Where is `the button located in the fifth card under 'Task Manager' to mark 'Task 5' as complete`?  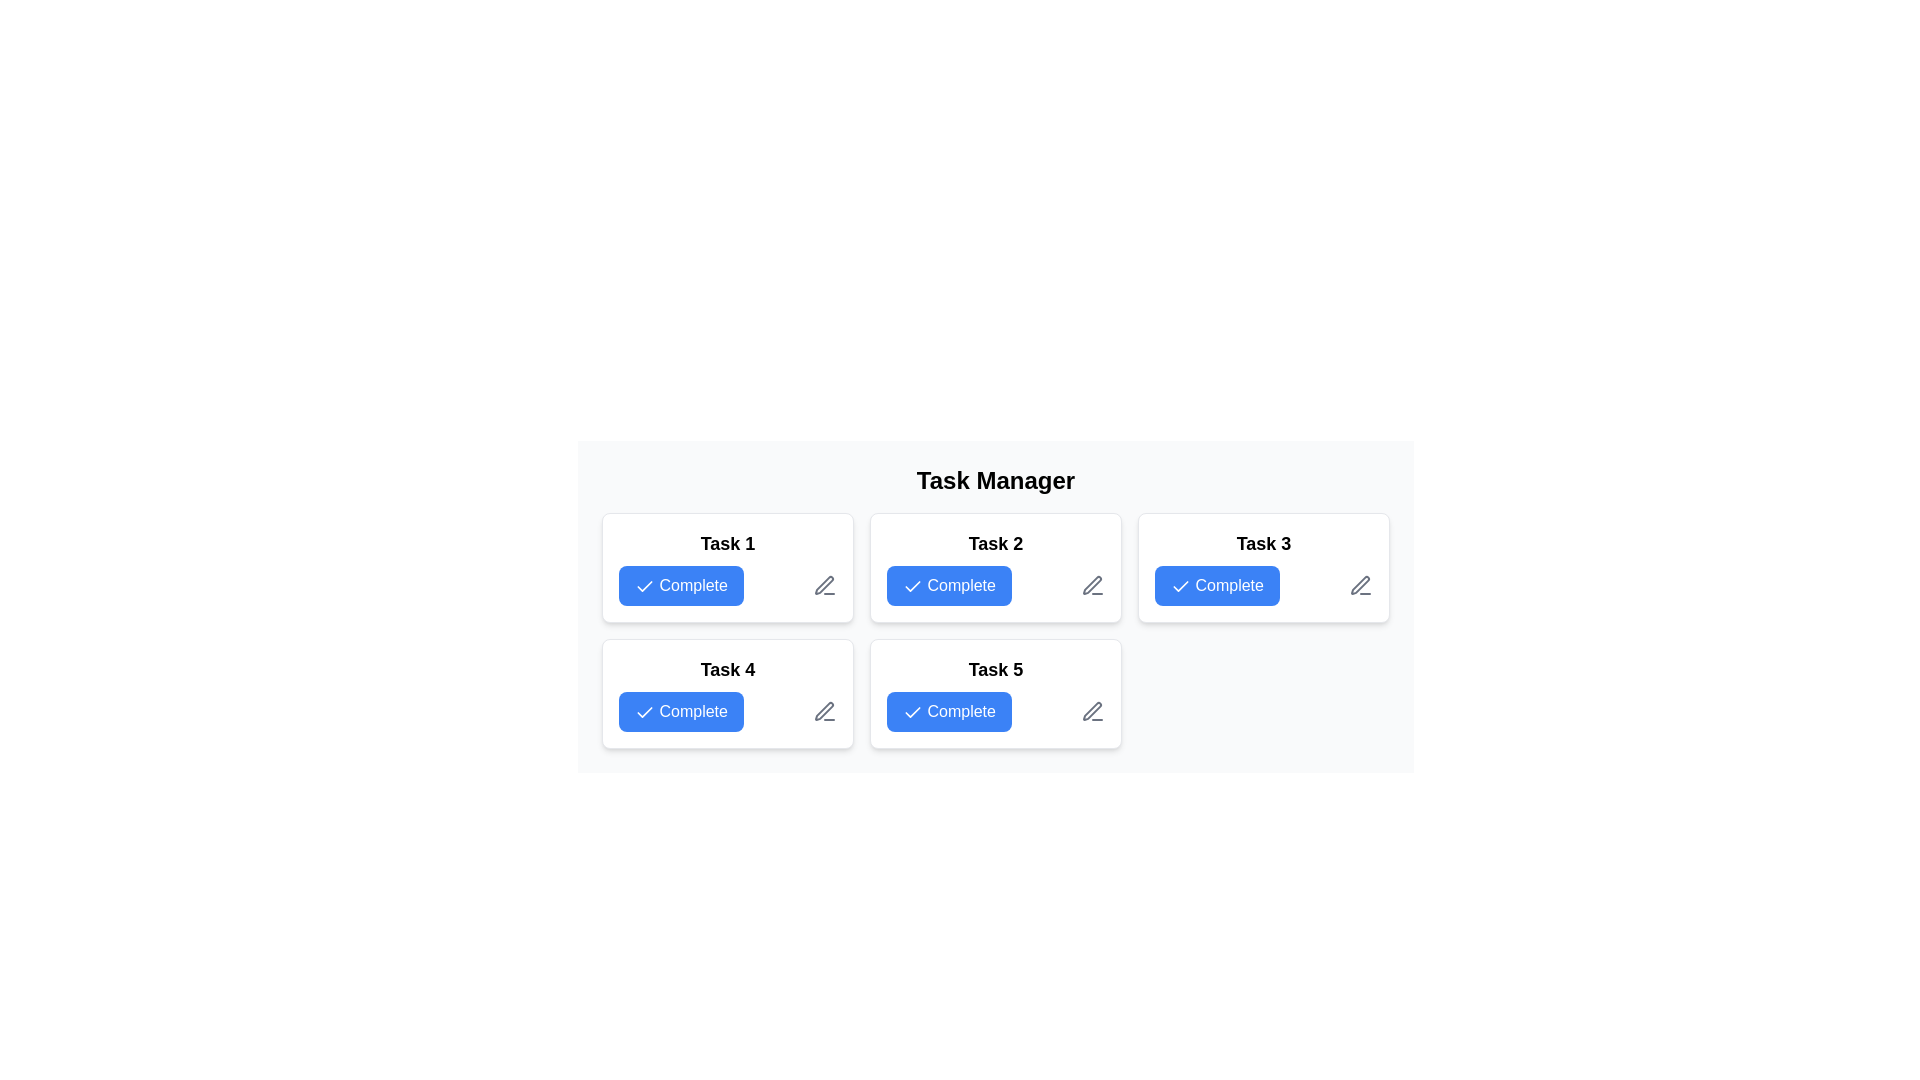 the button located in the fifth card under 'Task Manager' to mark 'Task 5' as complete is located at coordinates (948, 711).